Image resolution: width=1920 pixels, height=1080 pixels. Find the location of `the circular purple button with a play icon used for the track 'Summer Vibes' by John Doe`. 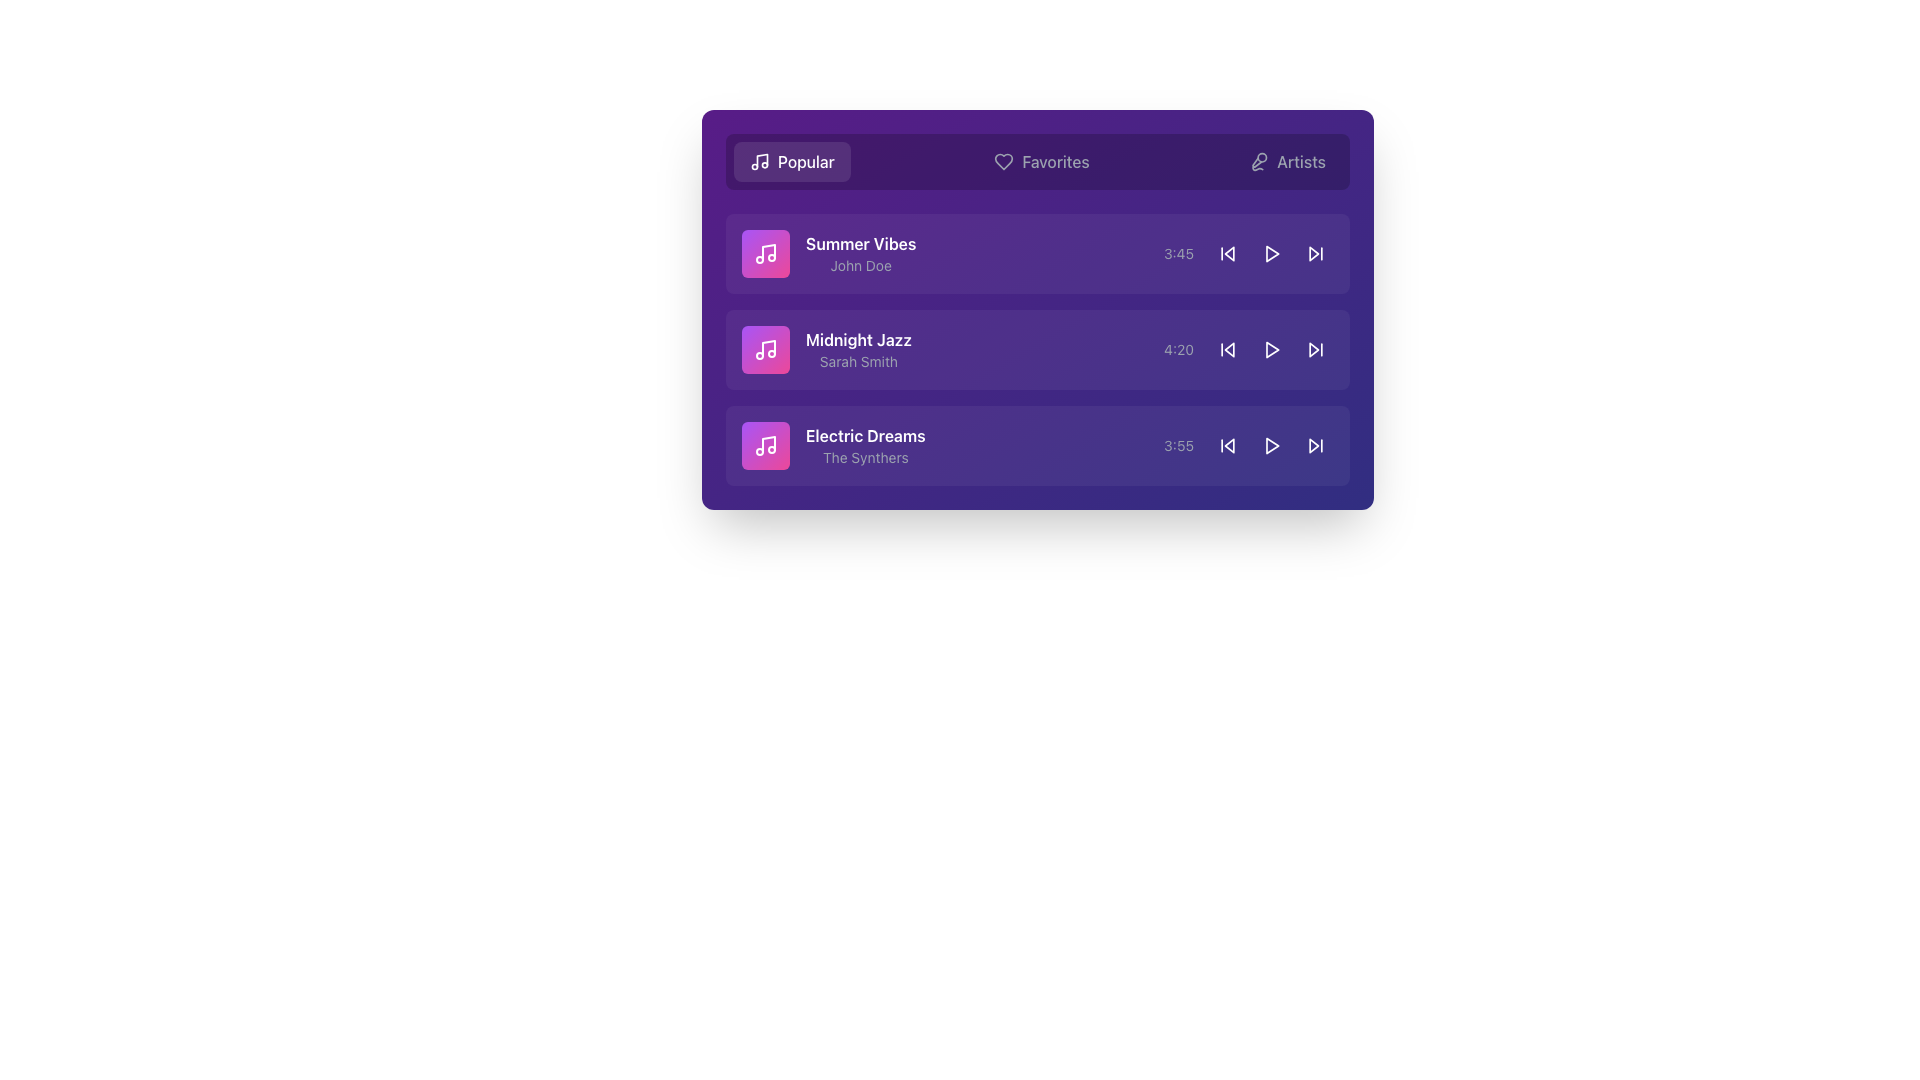

the circular purple button with a play icon used for the track 'Summer Vibes' by John Doe is located at coordinates (1271, 253).